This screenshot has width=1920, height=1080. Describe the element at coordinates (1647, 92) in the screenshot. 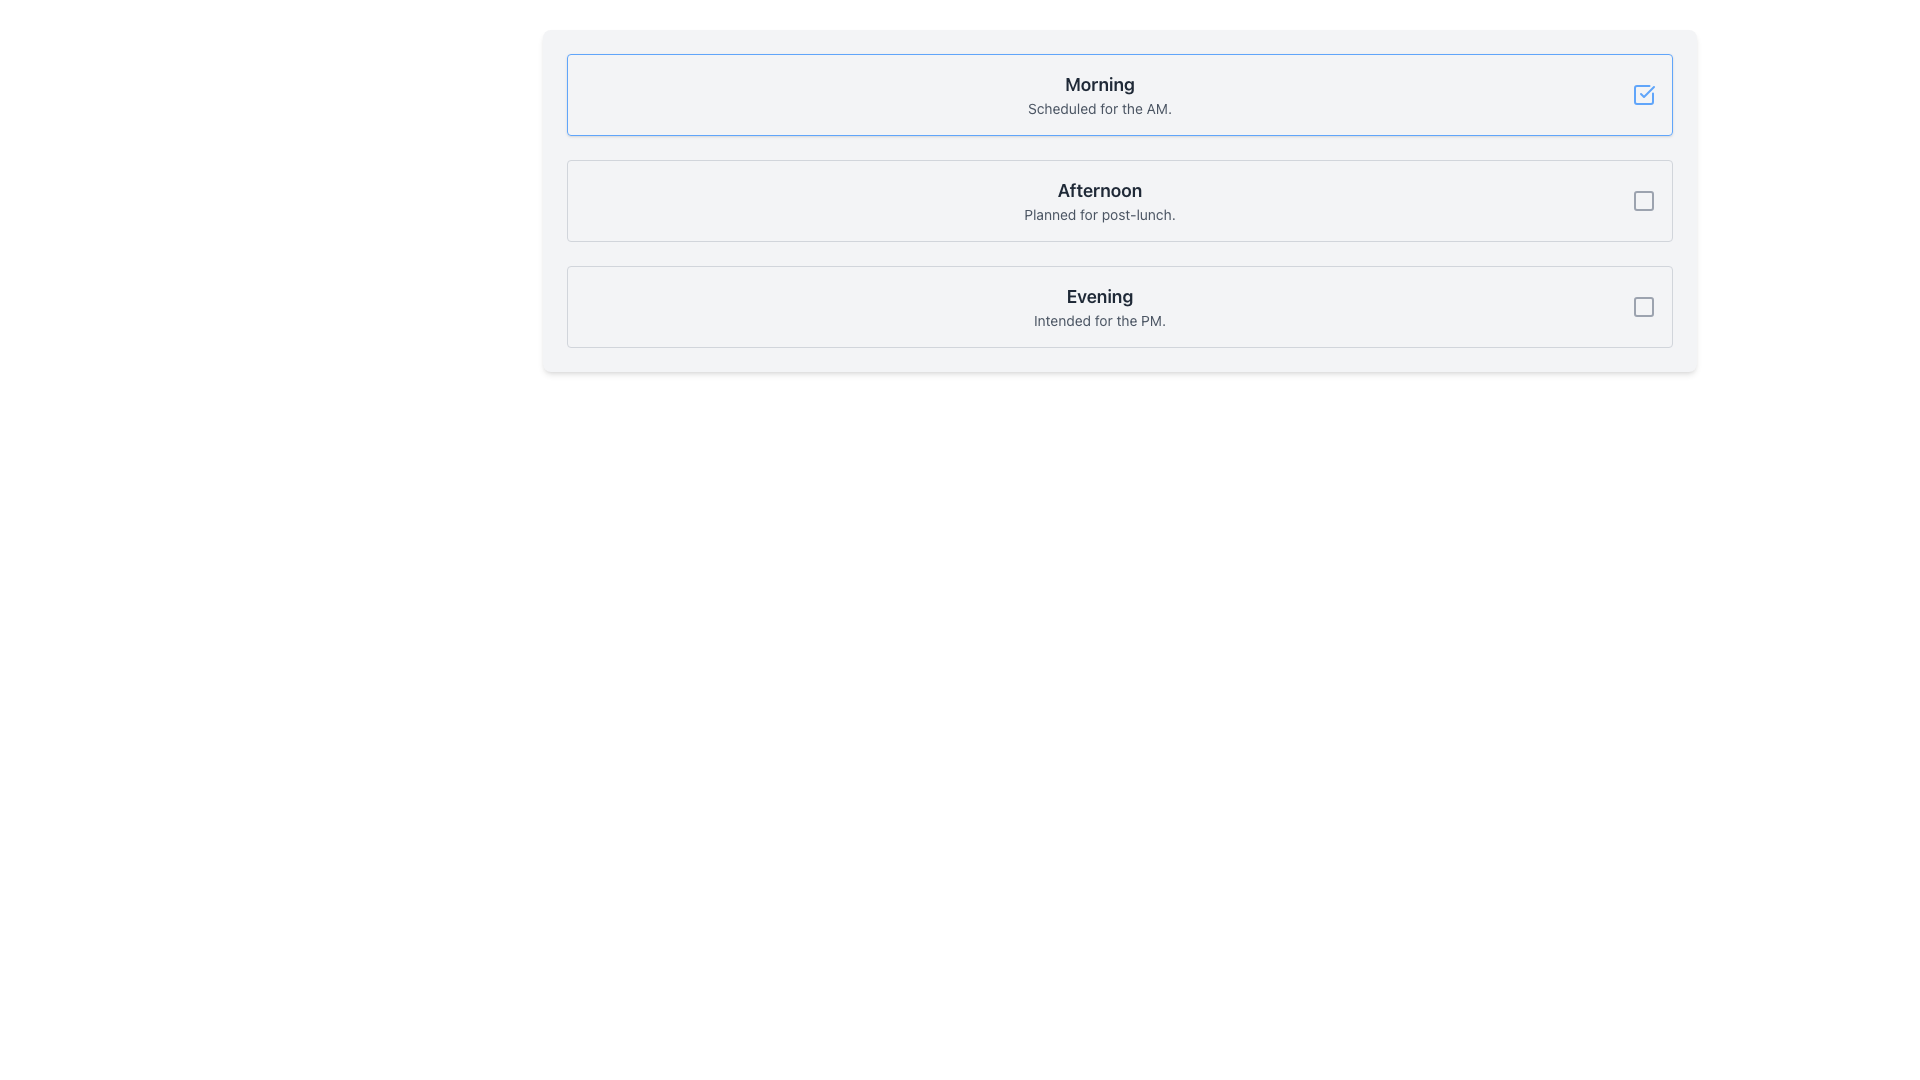

I see `the Graphical Icon (Checkmark) located in the upper-right corner of the first item in the checklist interface` at that location.